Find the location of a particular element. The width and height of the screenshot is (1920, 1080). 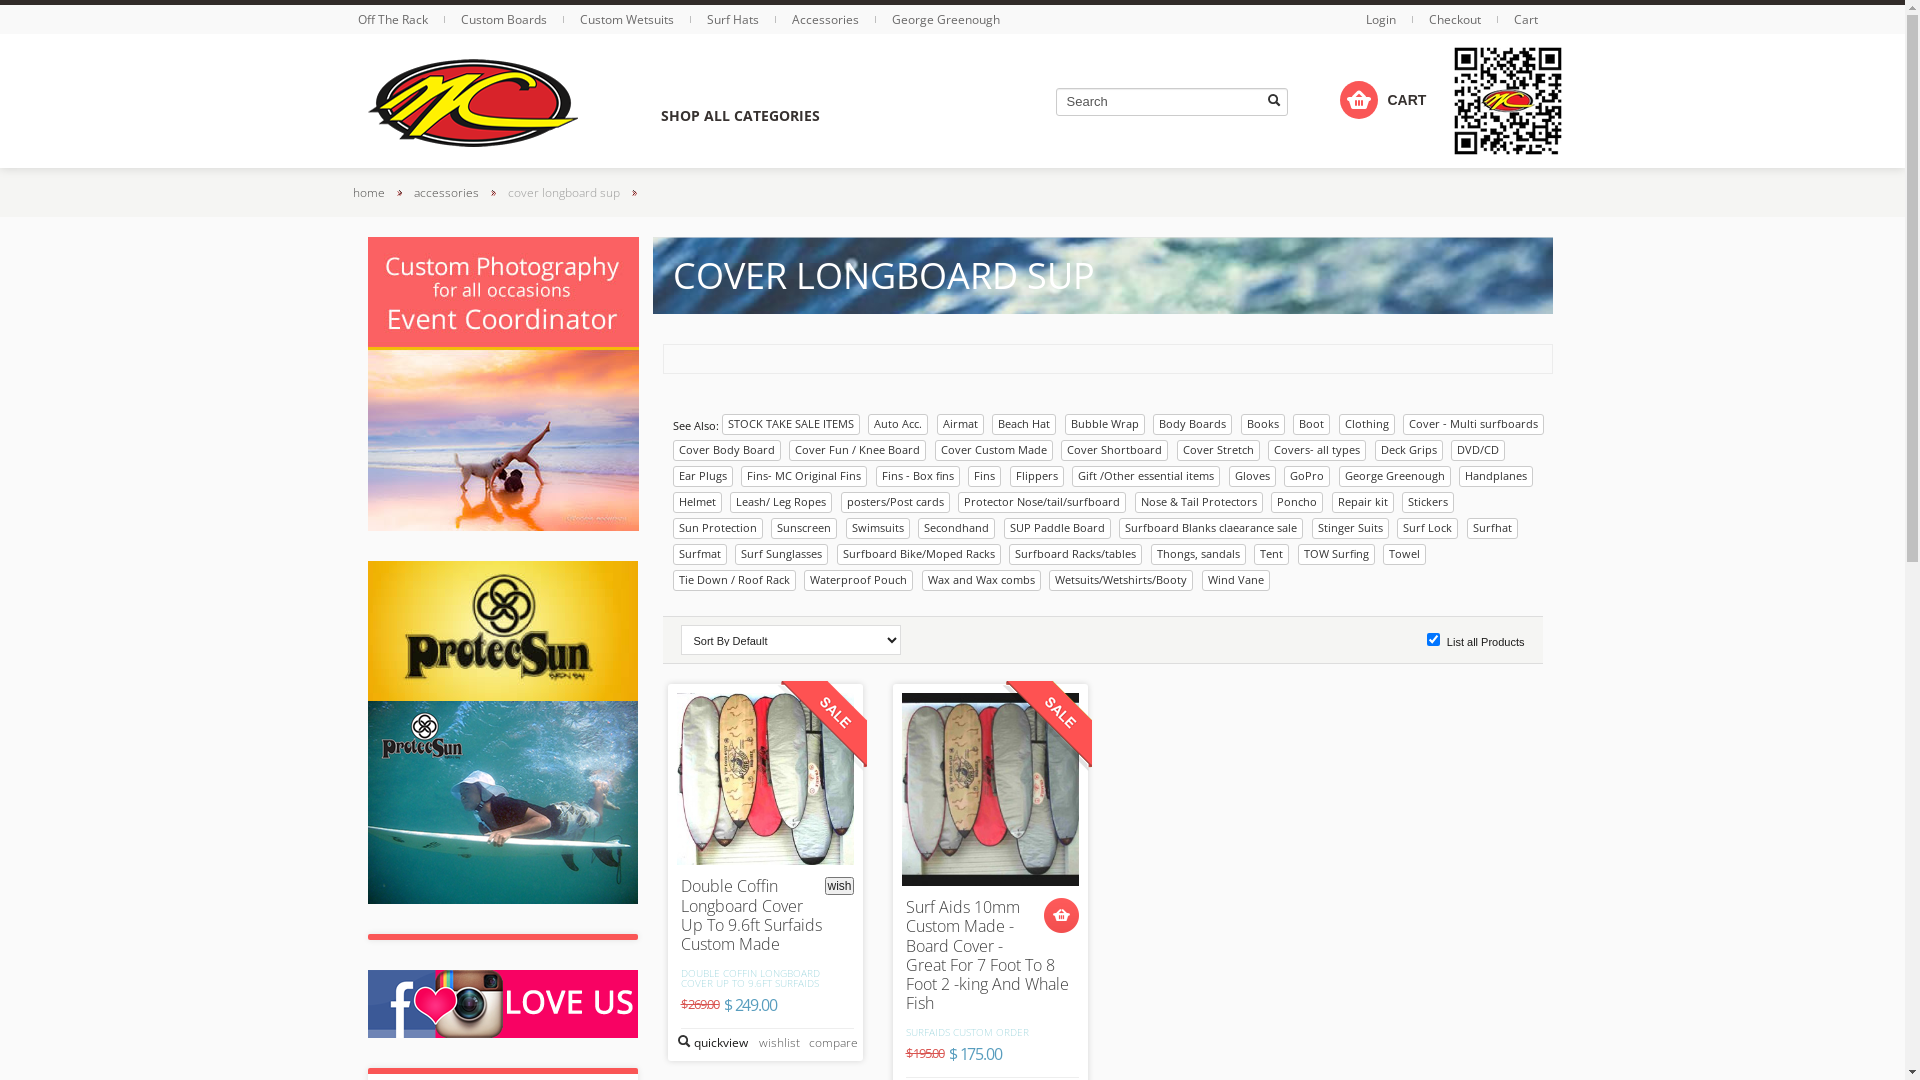

'CART' is located at coordinates (1358, 100).